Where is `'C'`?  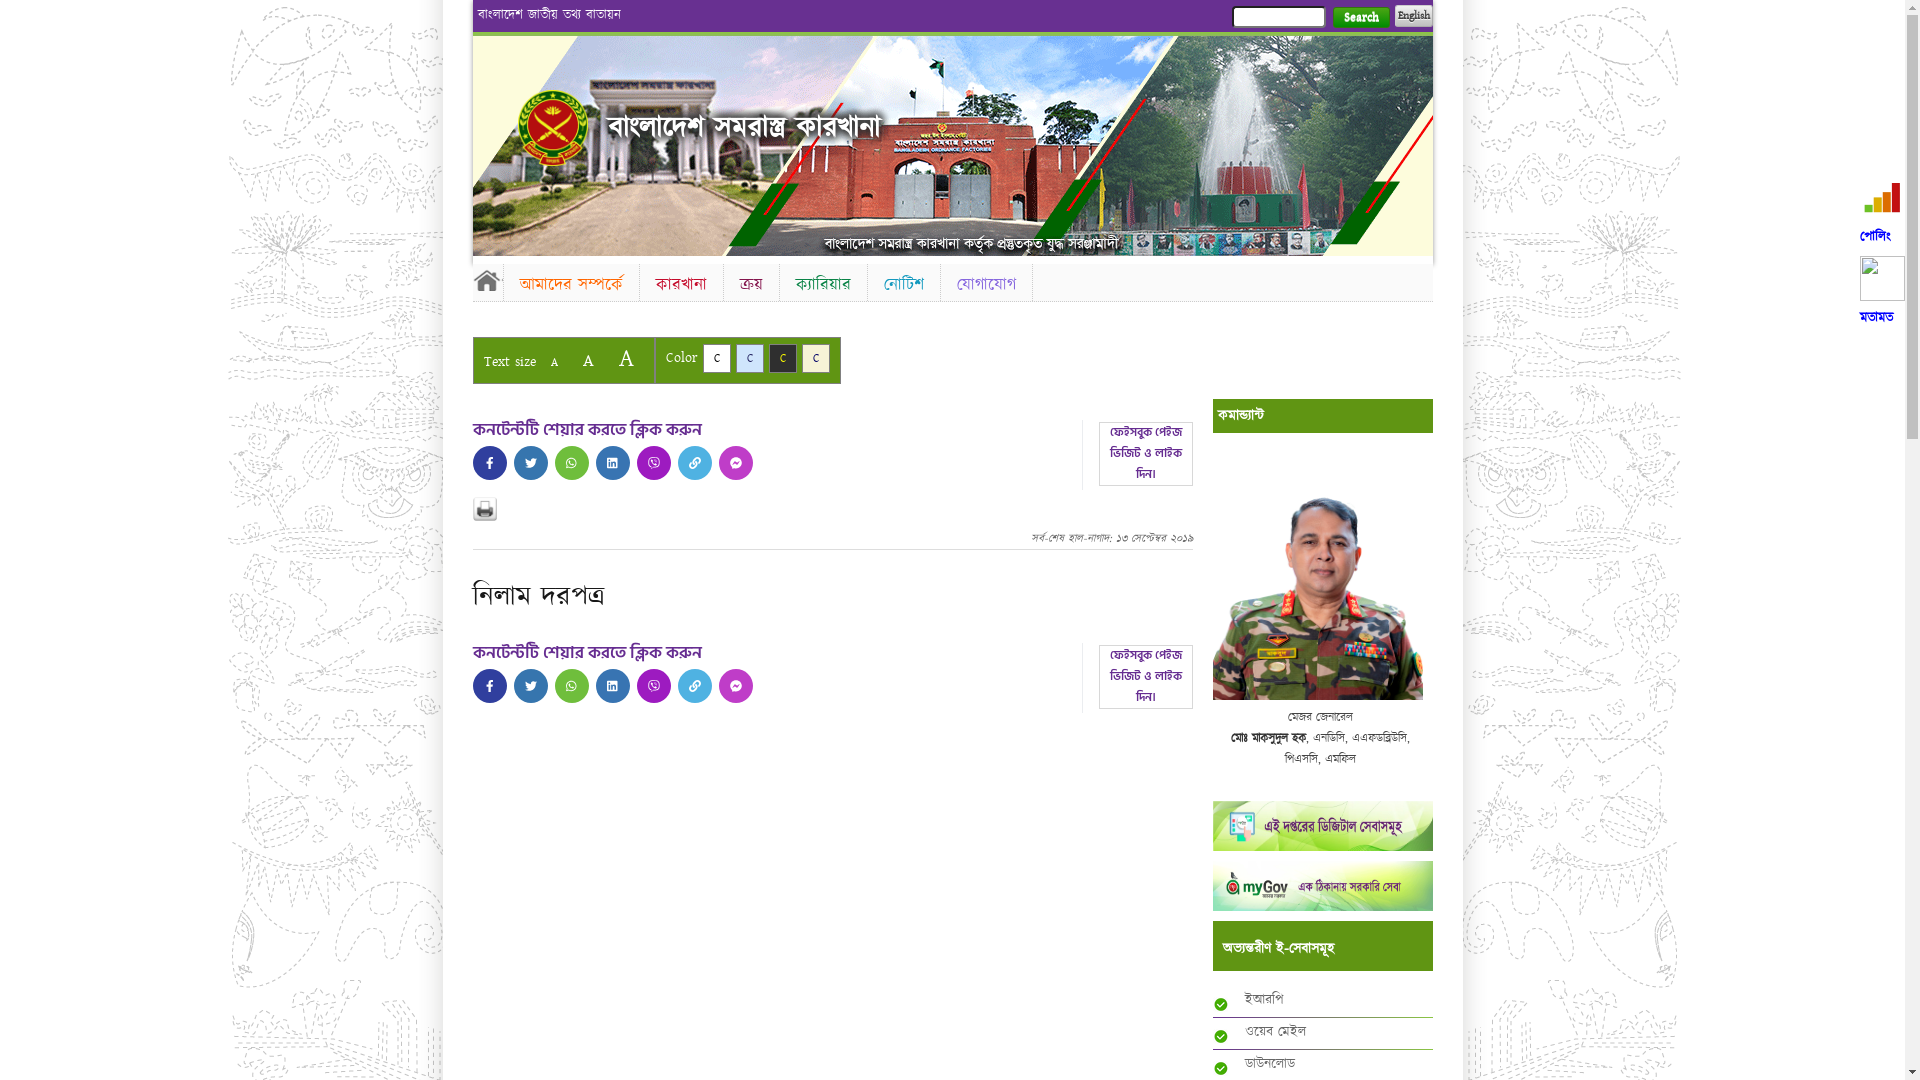
'C' is located at coordinates (748, 357).